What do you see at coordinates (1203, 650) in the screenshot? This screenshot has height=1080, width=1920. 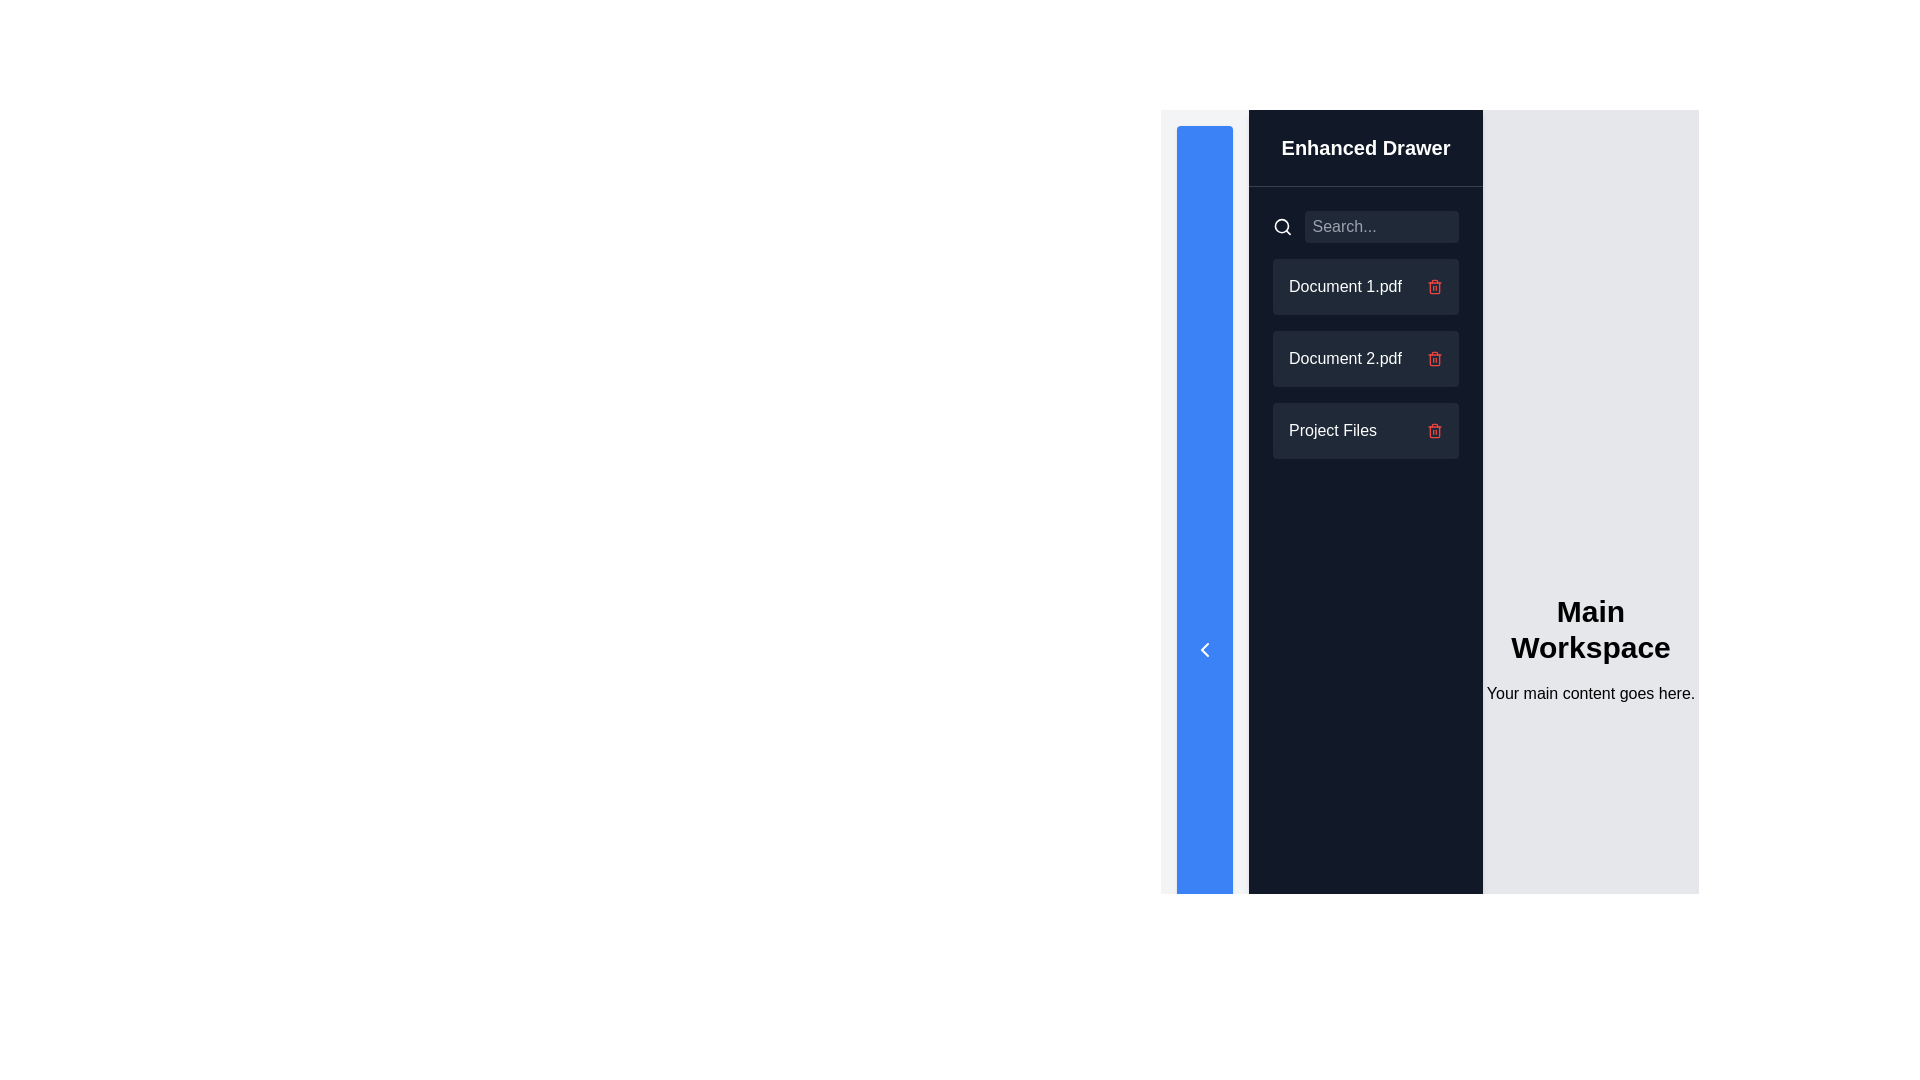 I see `the small left-pointing chevron-shaped icon button with a blue background` at bounding box center [1203, 650].